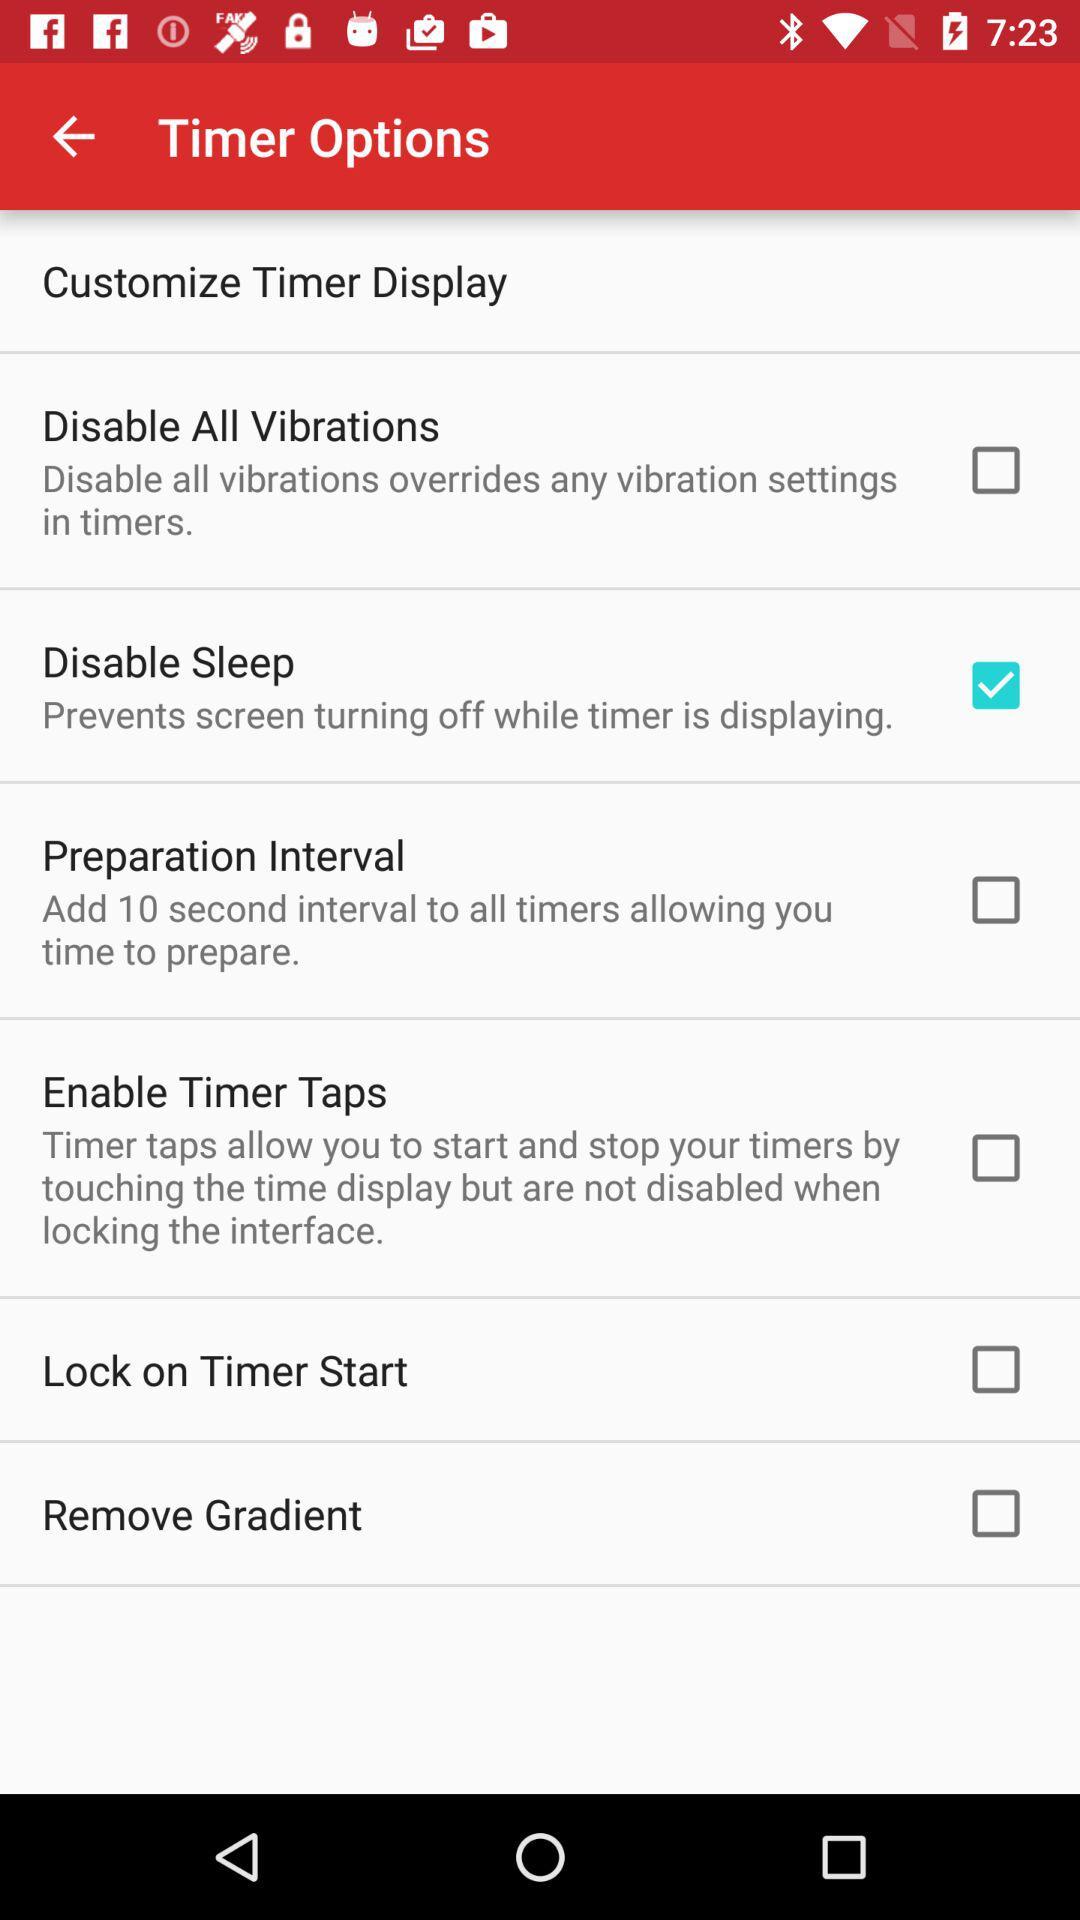 This screenshot has height=1920, width=1080. What do you see at coordinates (167, 660) in the screenshot?
I see `the icon below the disable all vibrations item` at bounding box center [167, 660].